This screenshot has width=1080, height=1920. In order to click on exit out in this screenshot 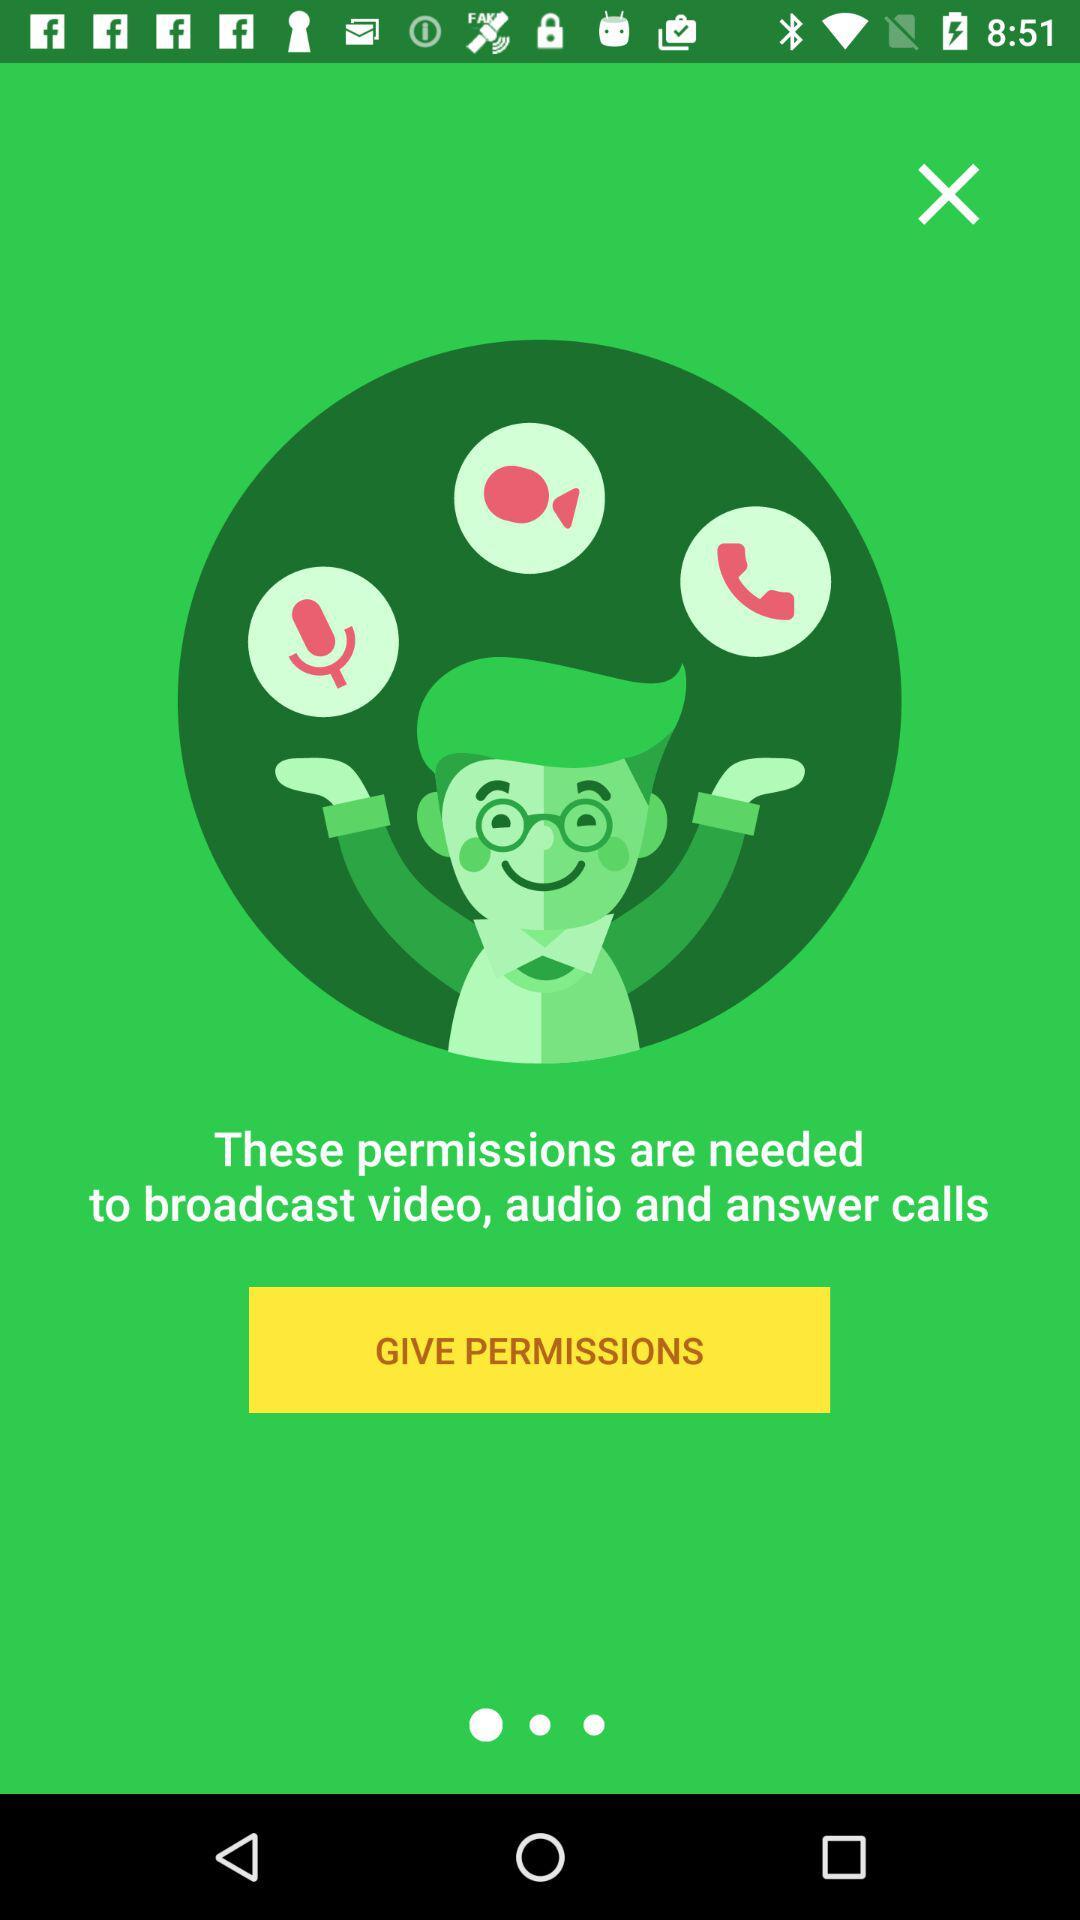, I will do `click(947, 194)`.